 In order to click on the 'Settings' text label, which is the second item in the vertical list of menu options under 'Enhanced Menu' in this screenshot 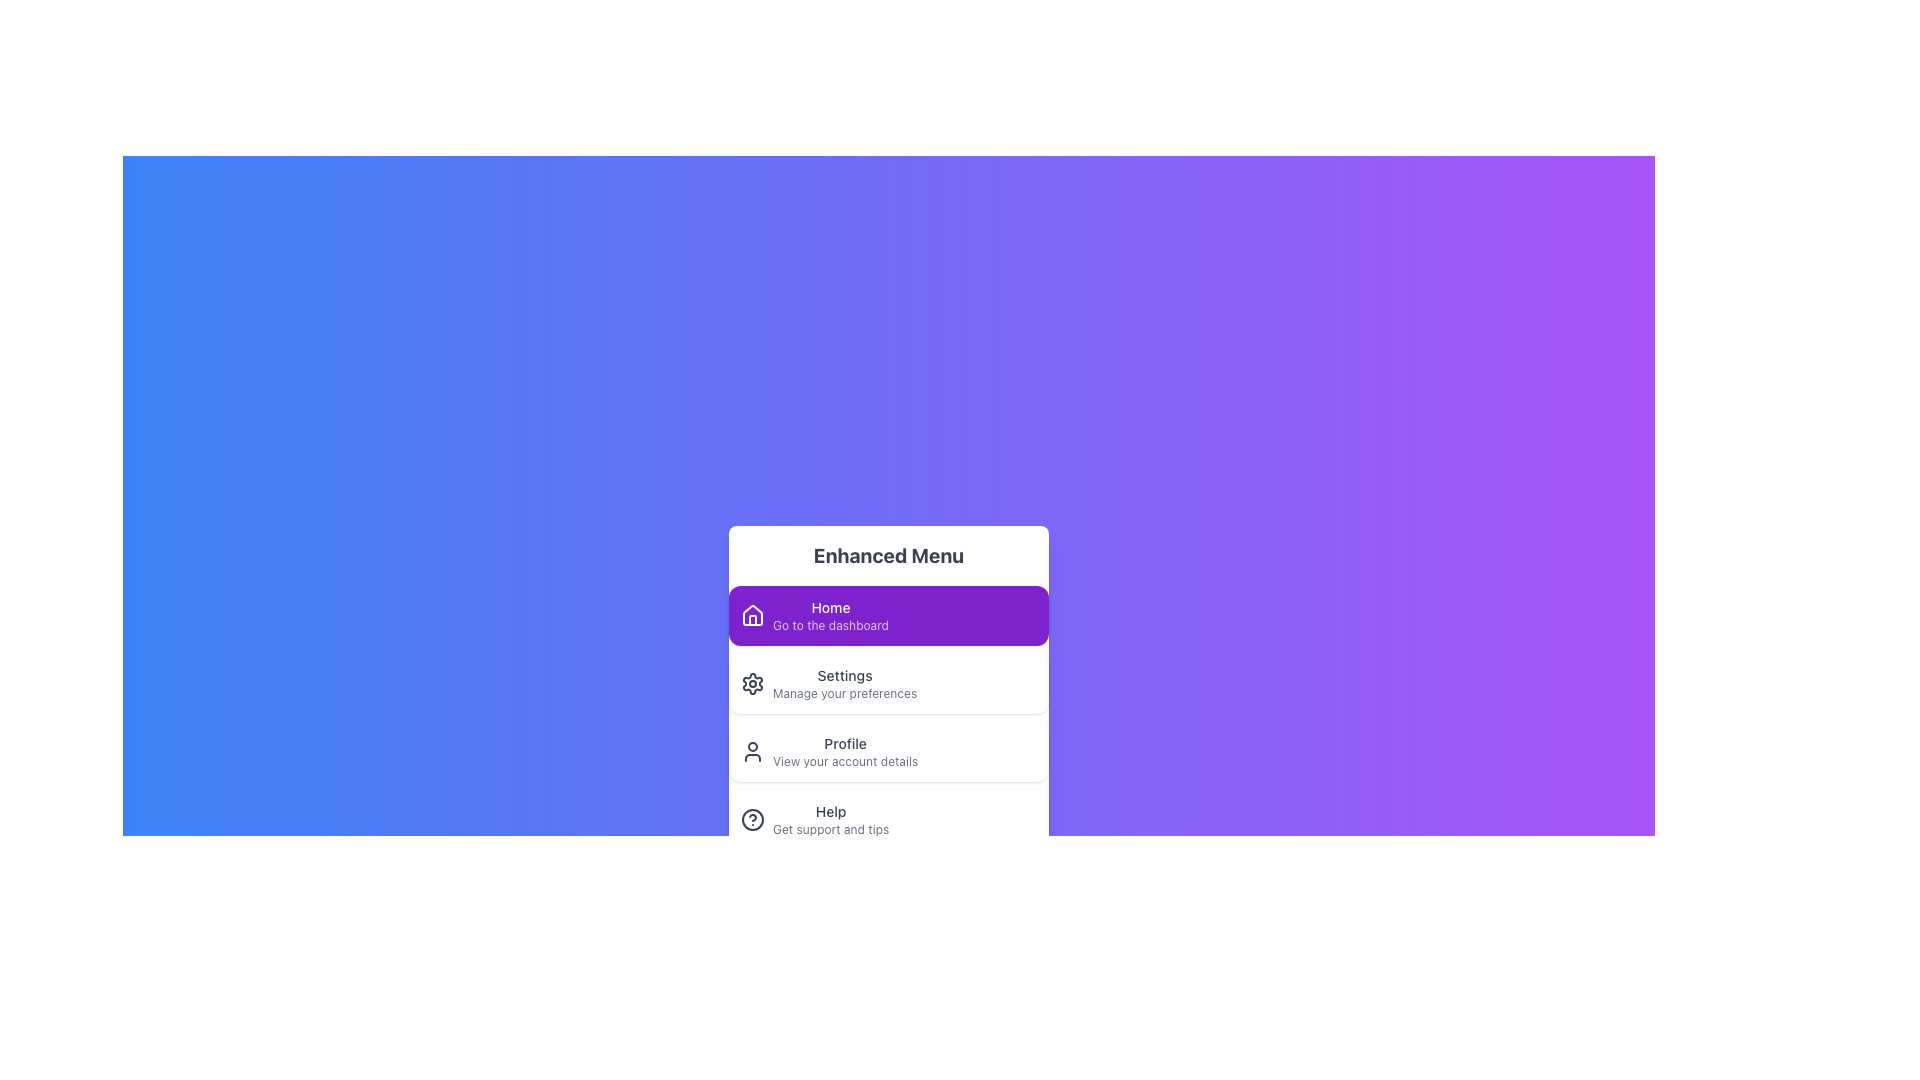, I will do `click(845, 682)`.